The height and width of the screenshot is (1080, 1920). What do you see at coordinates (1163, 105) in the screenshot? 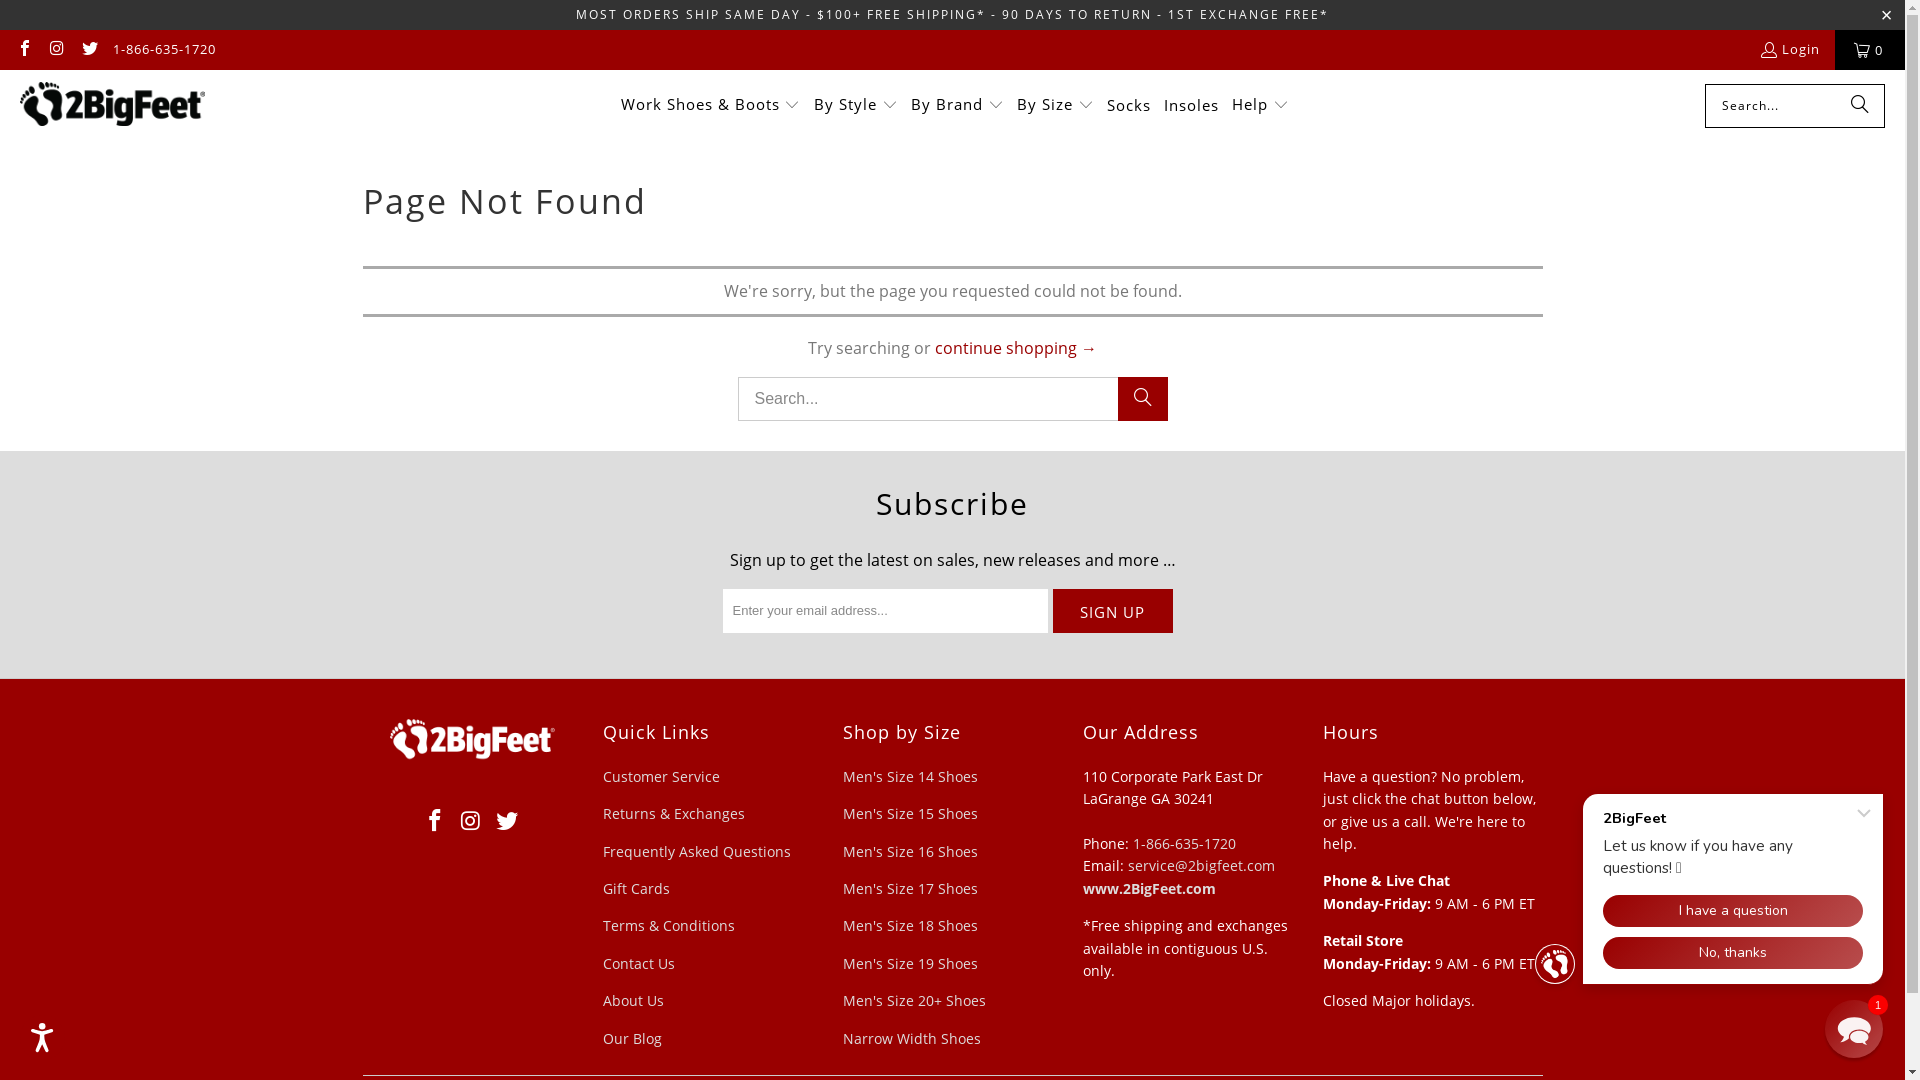
I see `'Insoles'` at bounding box center [1163, 105].